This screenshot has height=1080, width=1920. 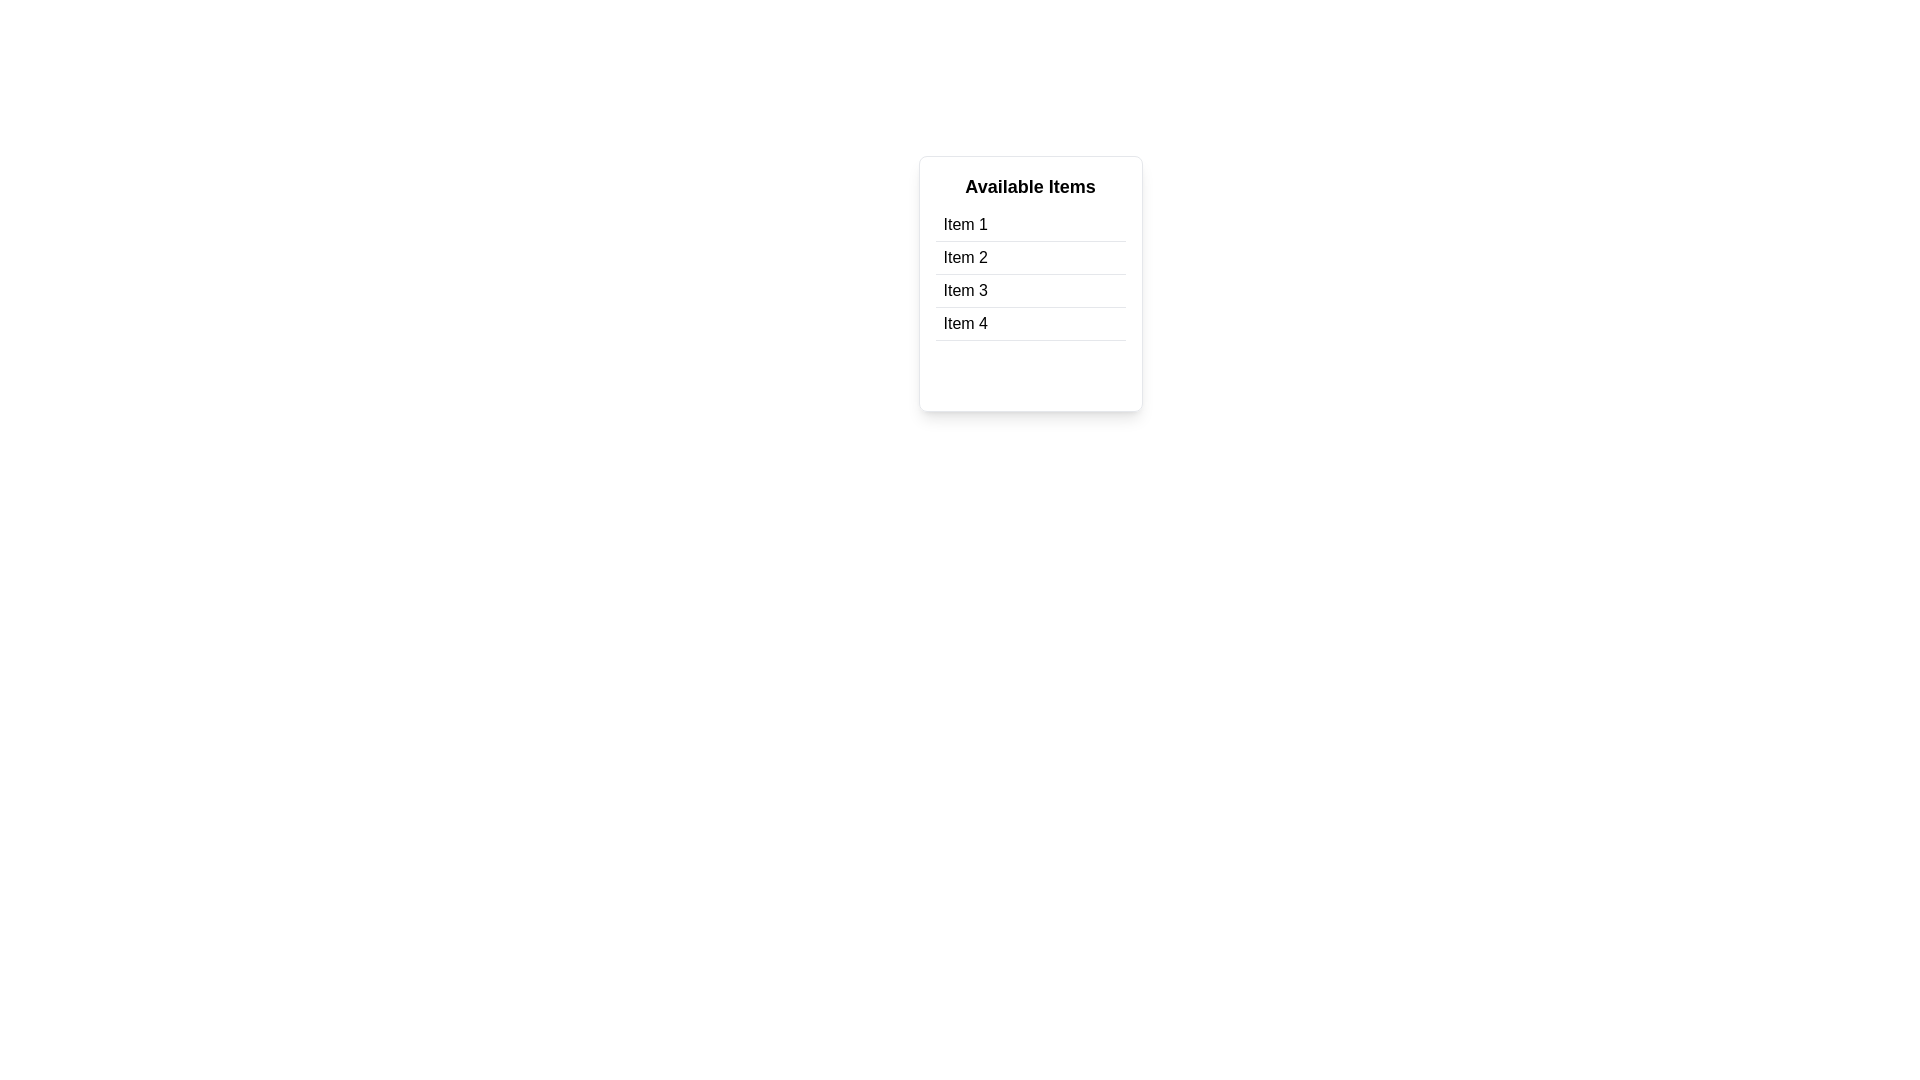 I want to click on the third item in the list titled 'Available Items', so click(x=1030, y=291).